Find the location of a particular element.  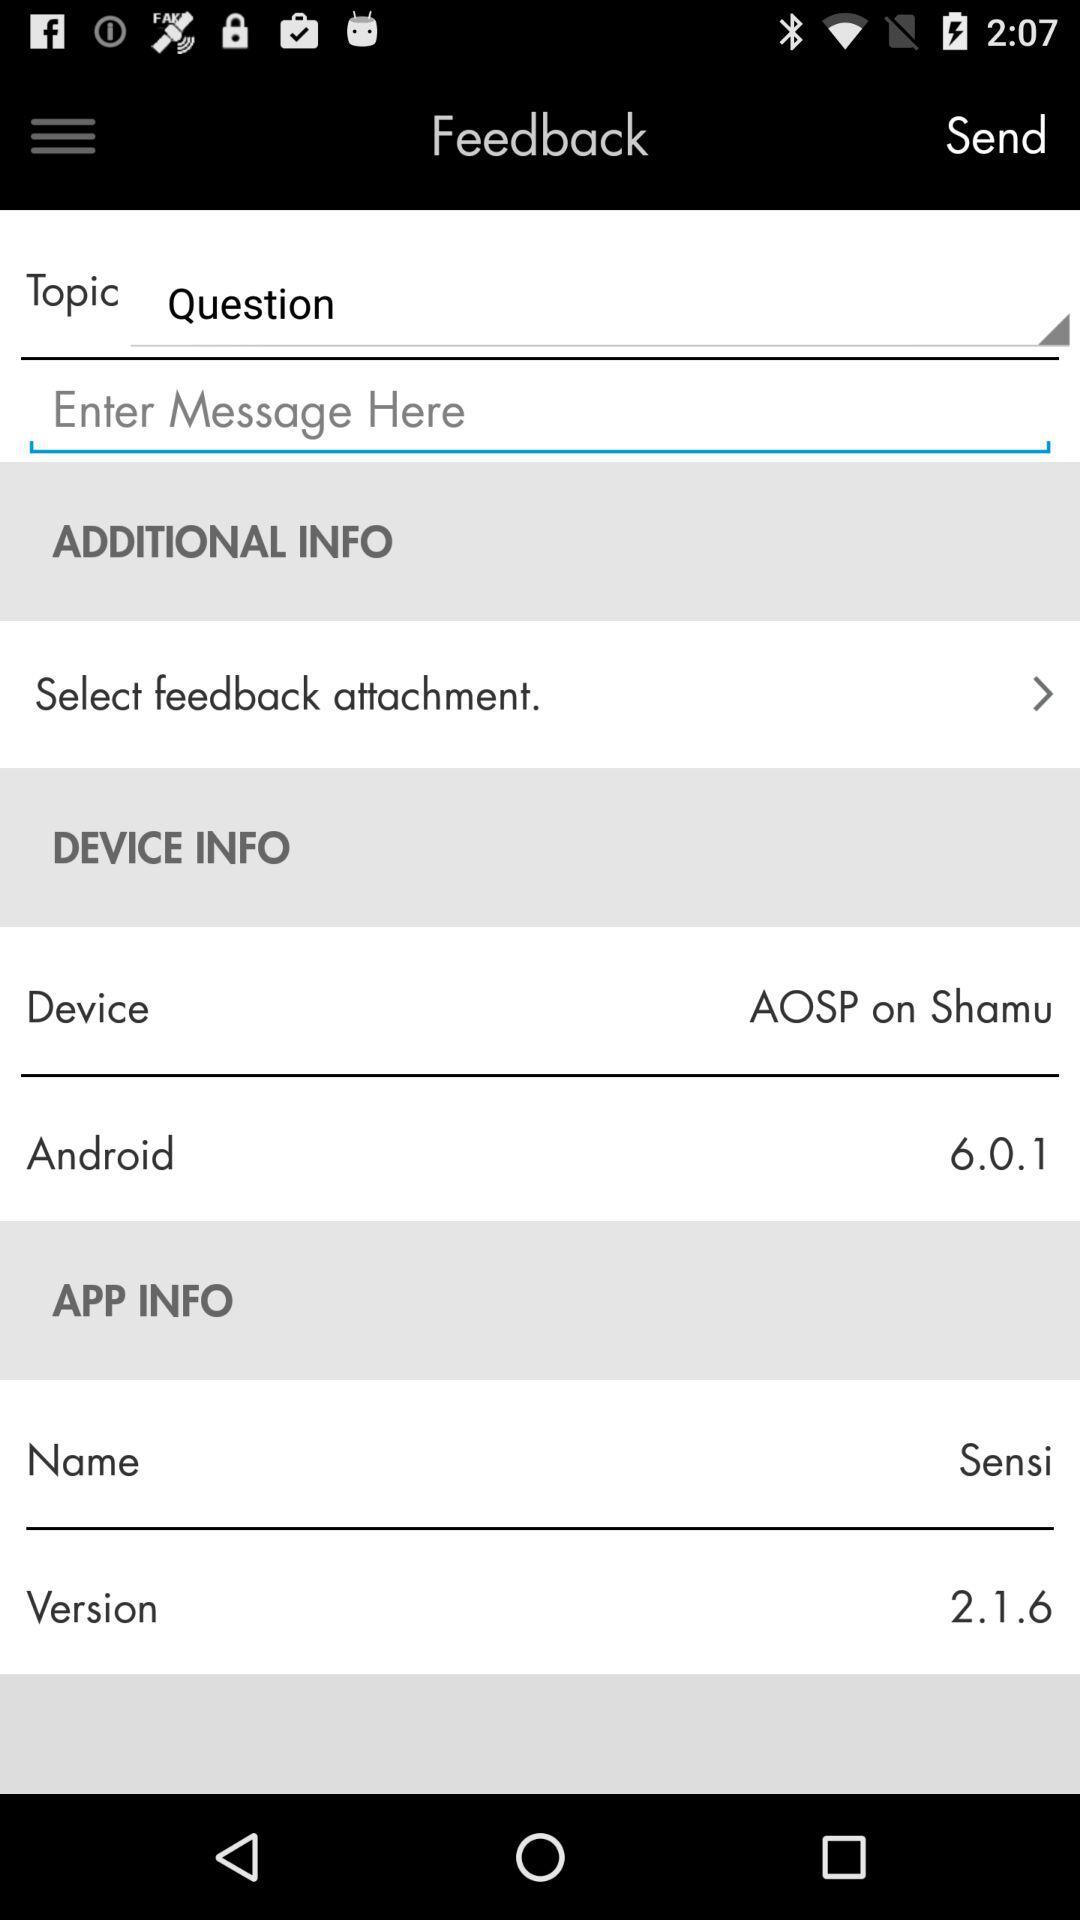

input field is located at coordinates (540, 410).